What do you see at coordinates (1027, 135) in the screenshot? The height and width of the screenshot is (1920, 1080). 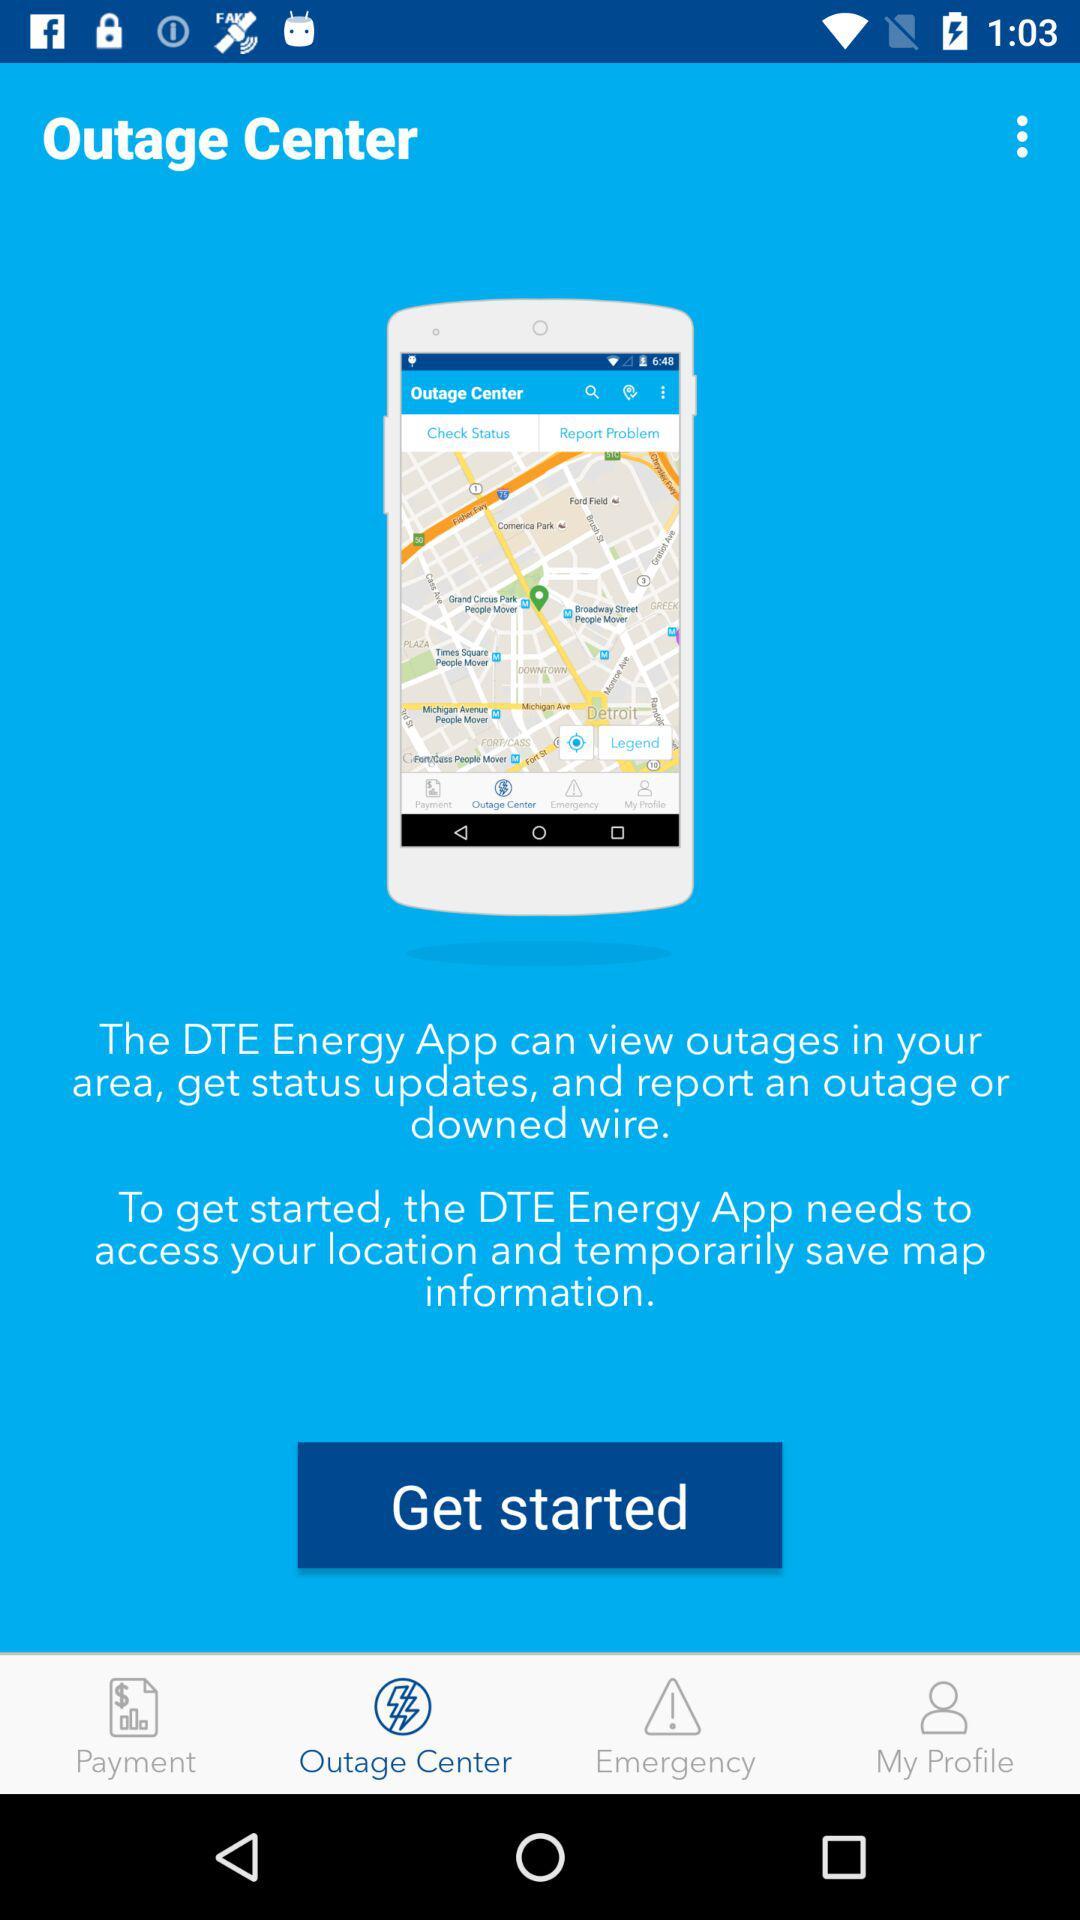 I see `the icon to the right of outage center item` at bounding box center [1027, 135].